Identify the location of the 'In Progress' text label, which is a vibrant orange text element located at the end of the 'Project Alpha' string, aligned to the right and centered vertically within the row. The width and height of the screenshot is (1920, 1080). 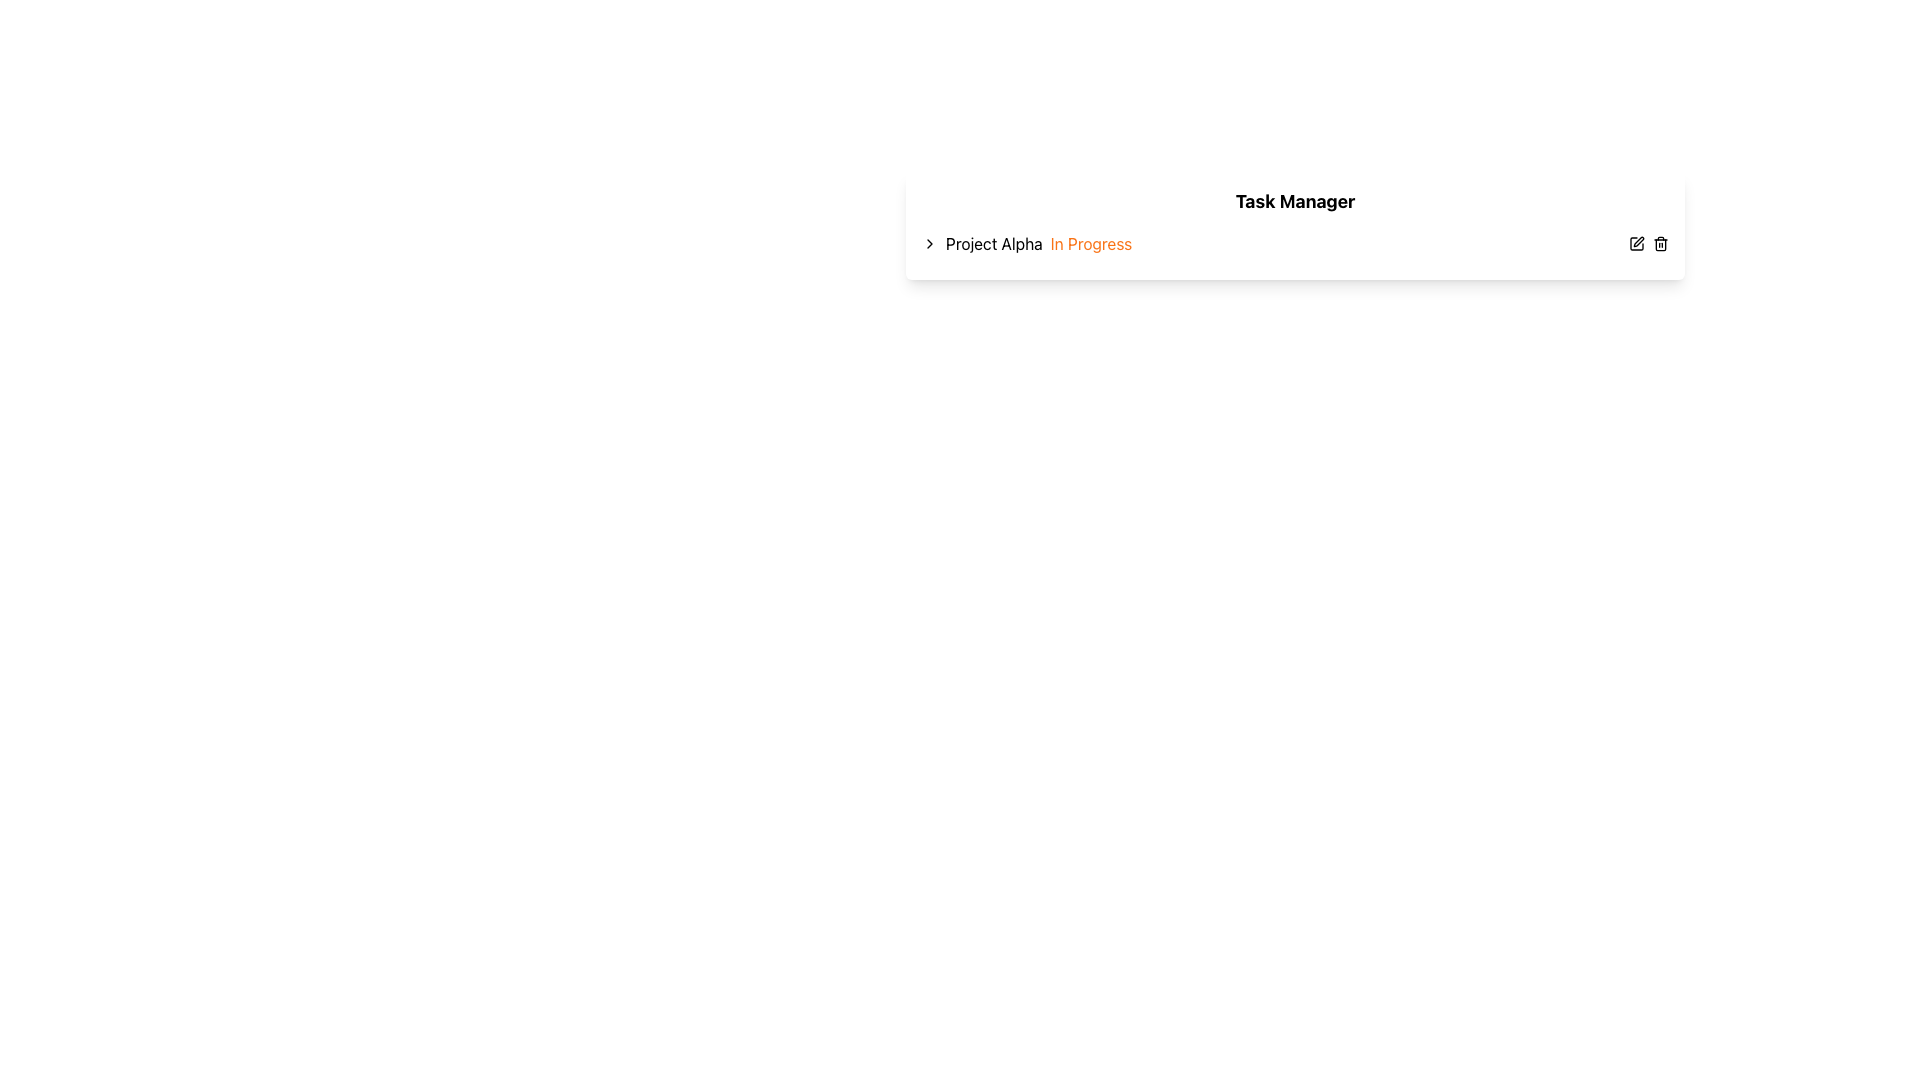
(1090, 242).